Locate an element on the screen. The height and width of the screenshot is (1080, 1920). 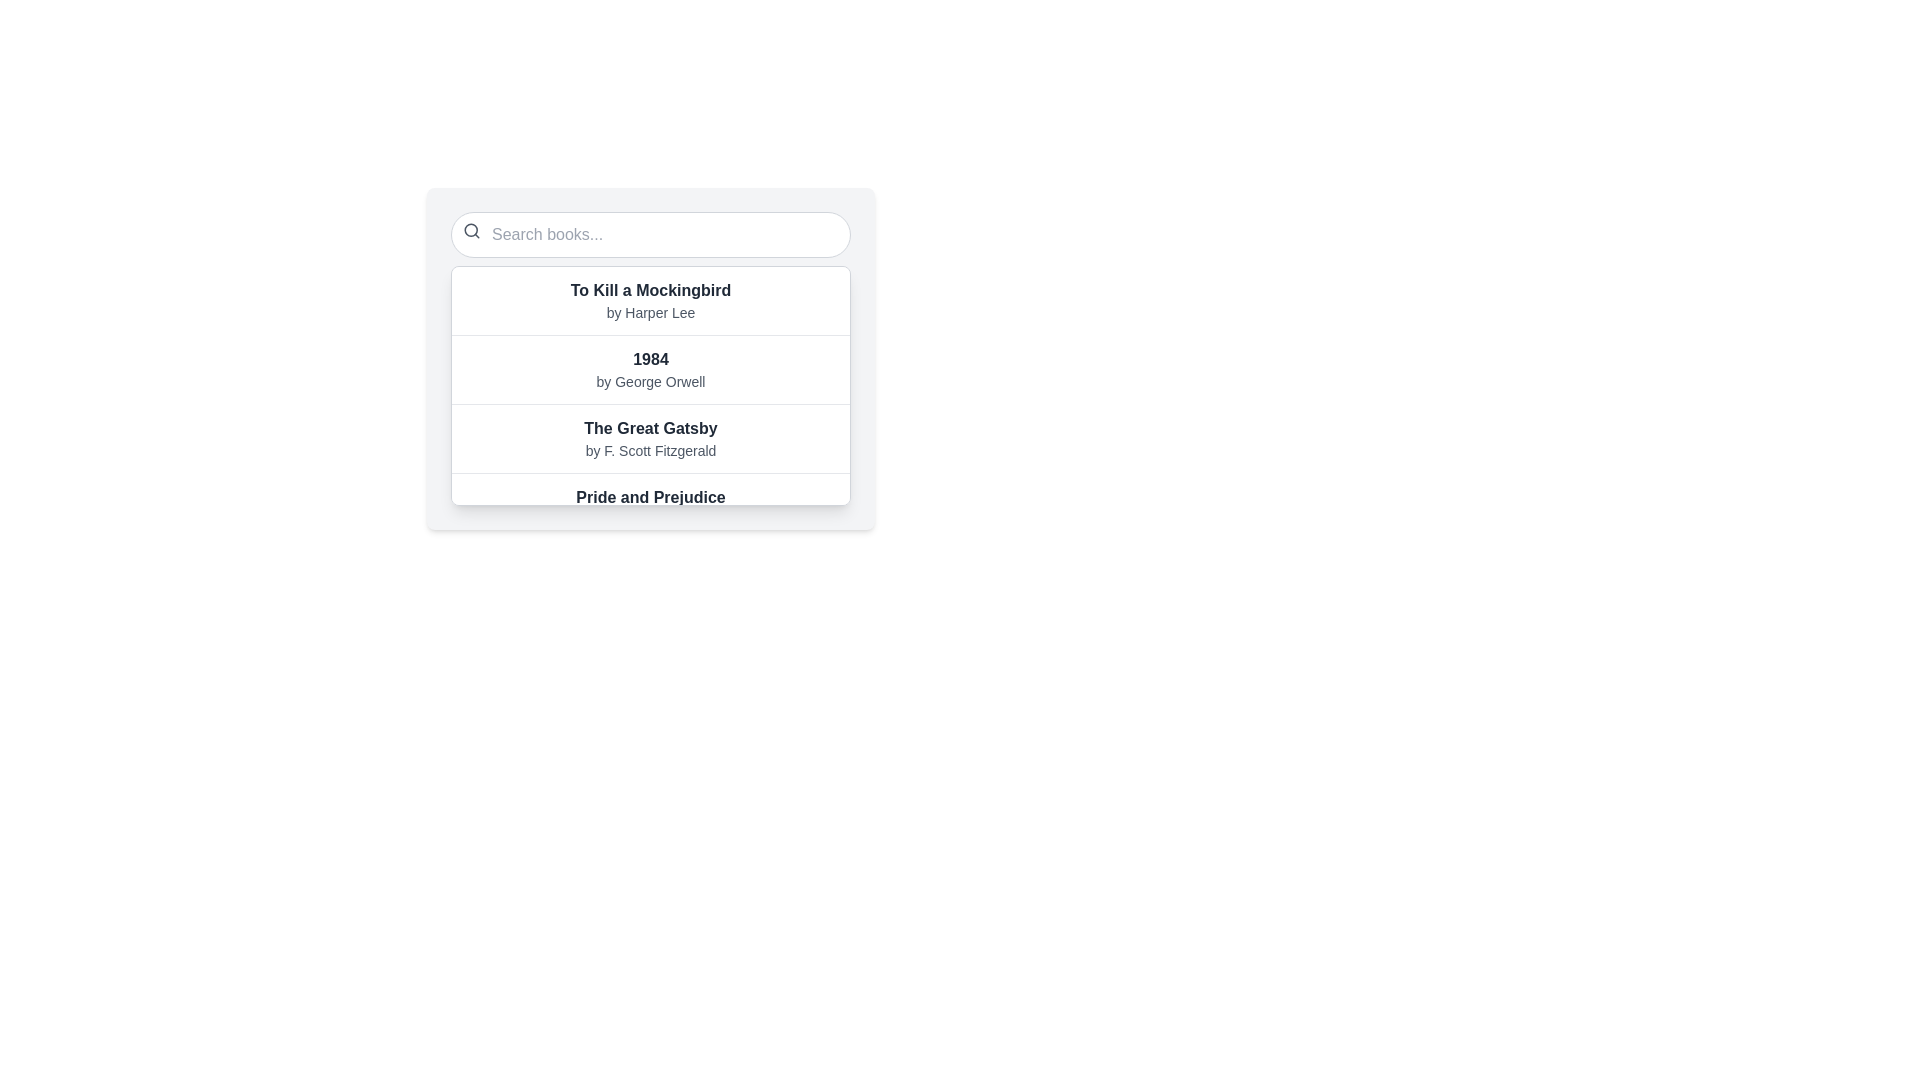
the first list item in the book suggestions titled 'To Kill a Mockingbird' by Harper Lee is located at coordinates (651, 300).